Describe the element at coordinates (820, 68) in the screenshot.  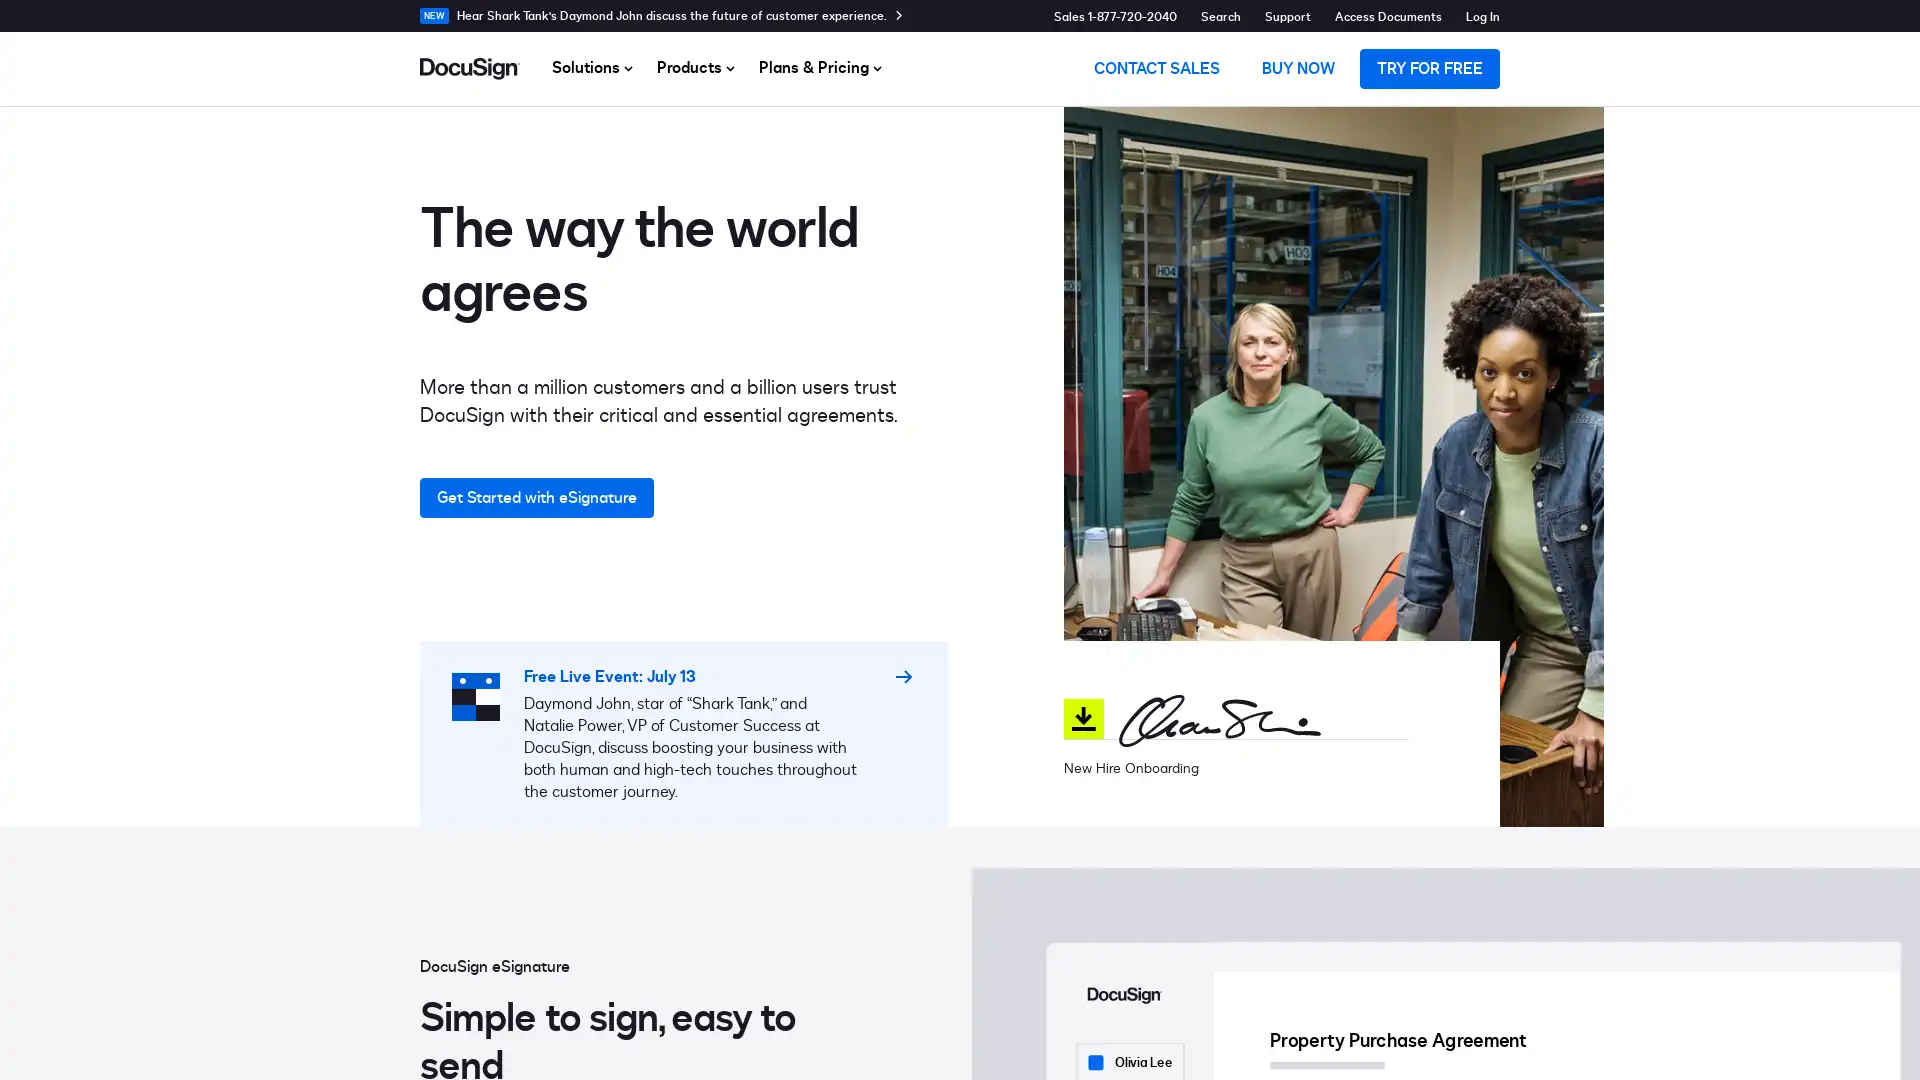
I see `Plans & Pricing` at that location.